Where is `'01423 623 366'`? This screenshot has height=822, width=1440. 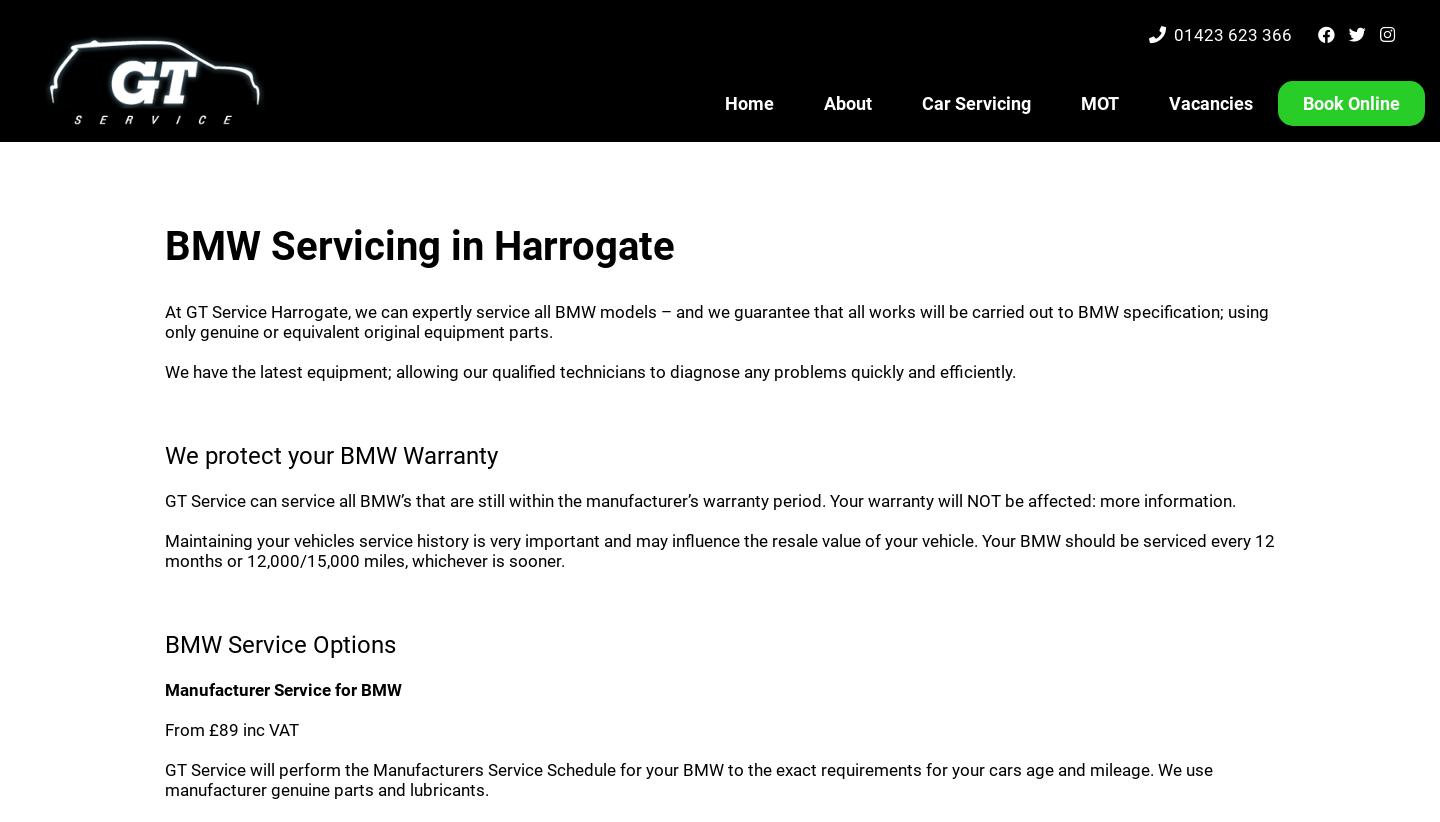
'01423 623 366' is located at coordinates (1235, 34).